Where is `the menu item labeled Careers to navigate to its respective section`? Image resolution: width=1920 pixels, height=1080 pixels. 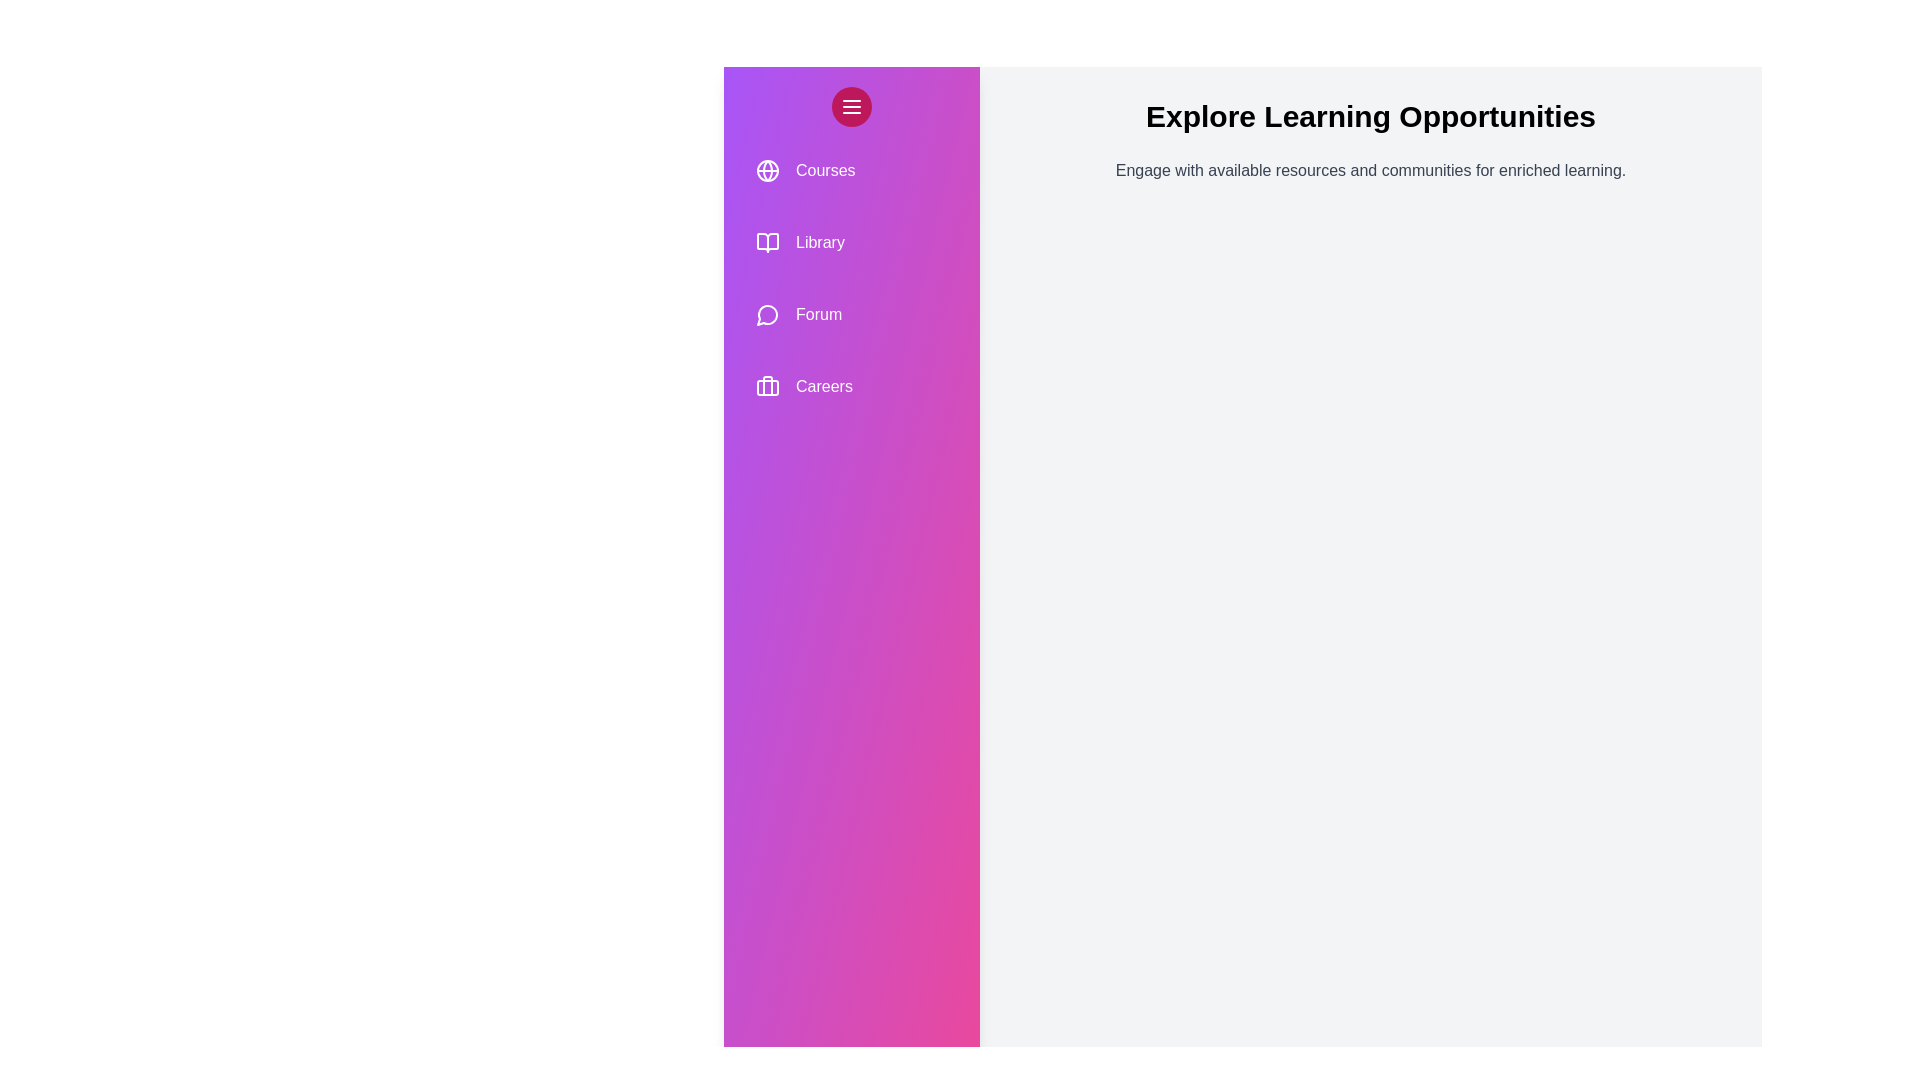
the menu item labeled Careers to navigate to its respective section is located at coordinates (851, 386).